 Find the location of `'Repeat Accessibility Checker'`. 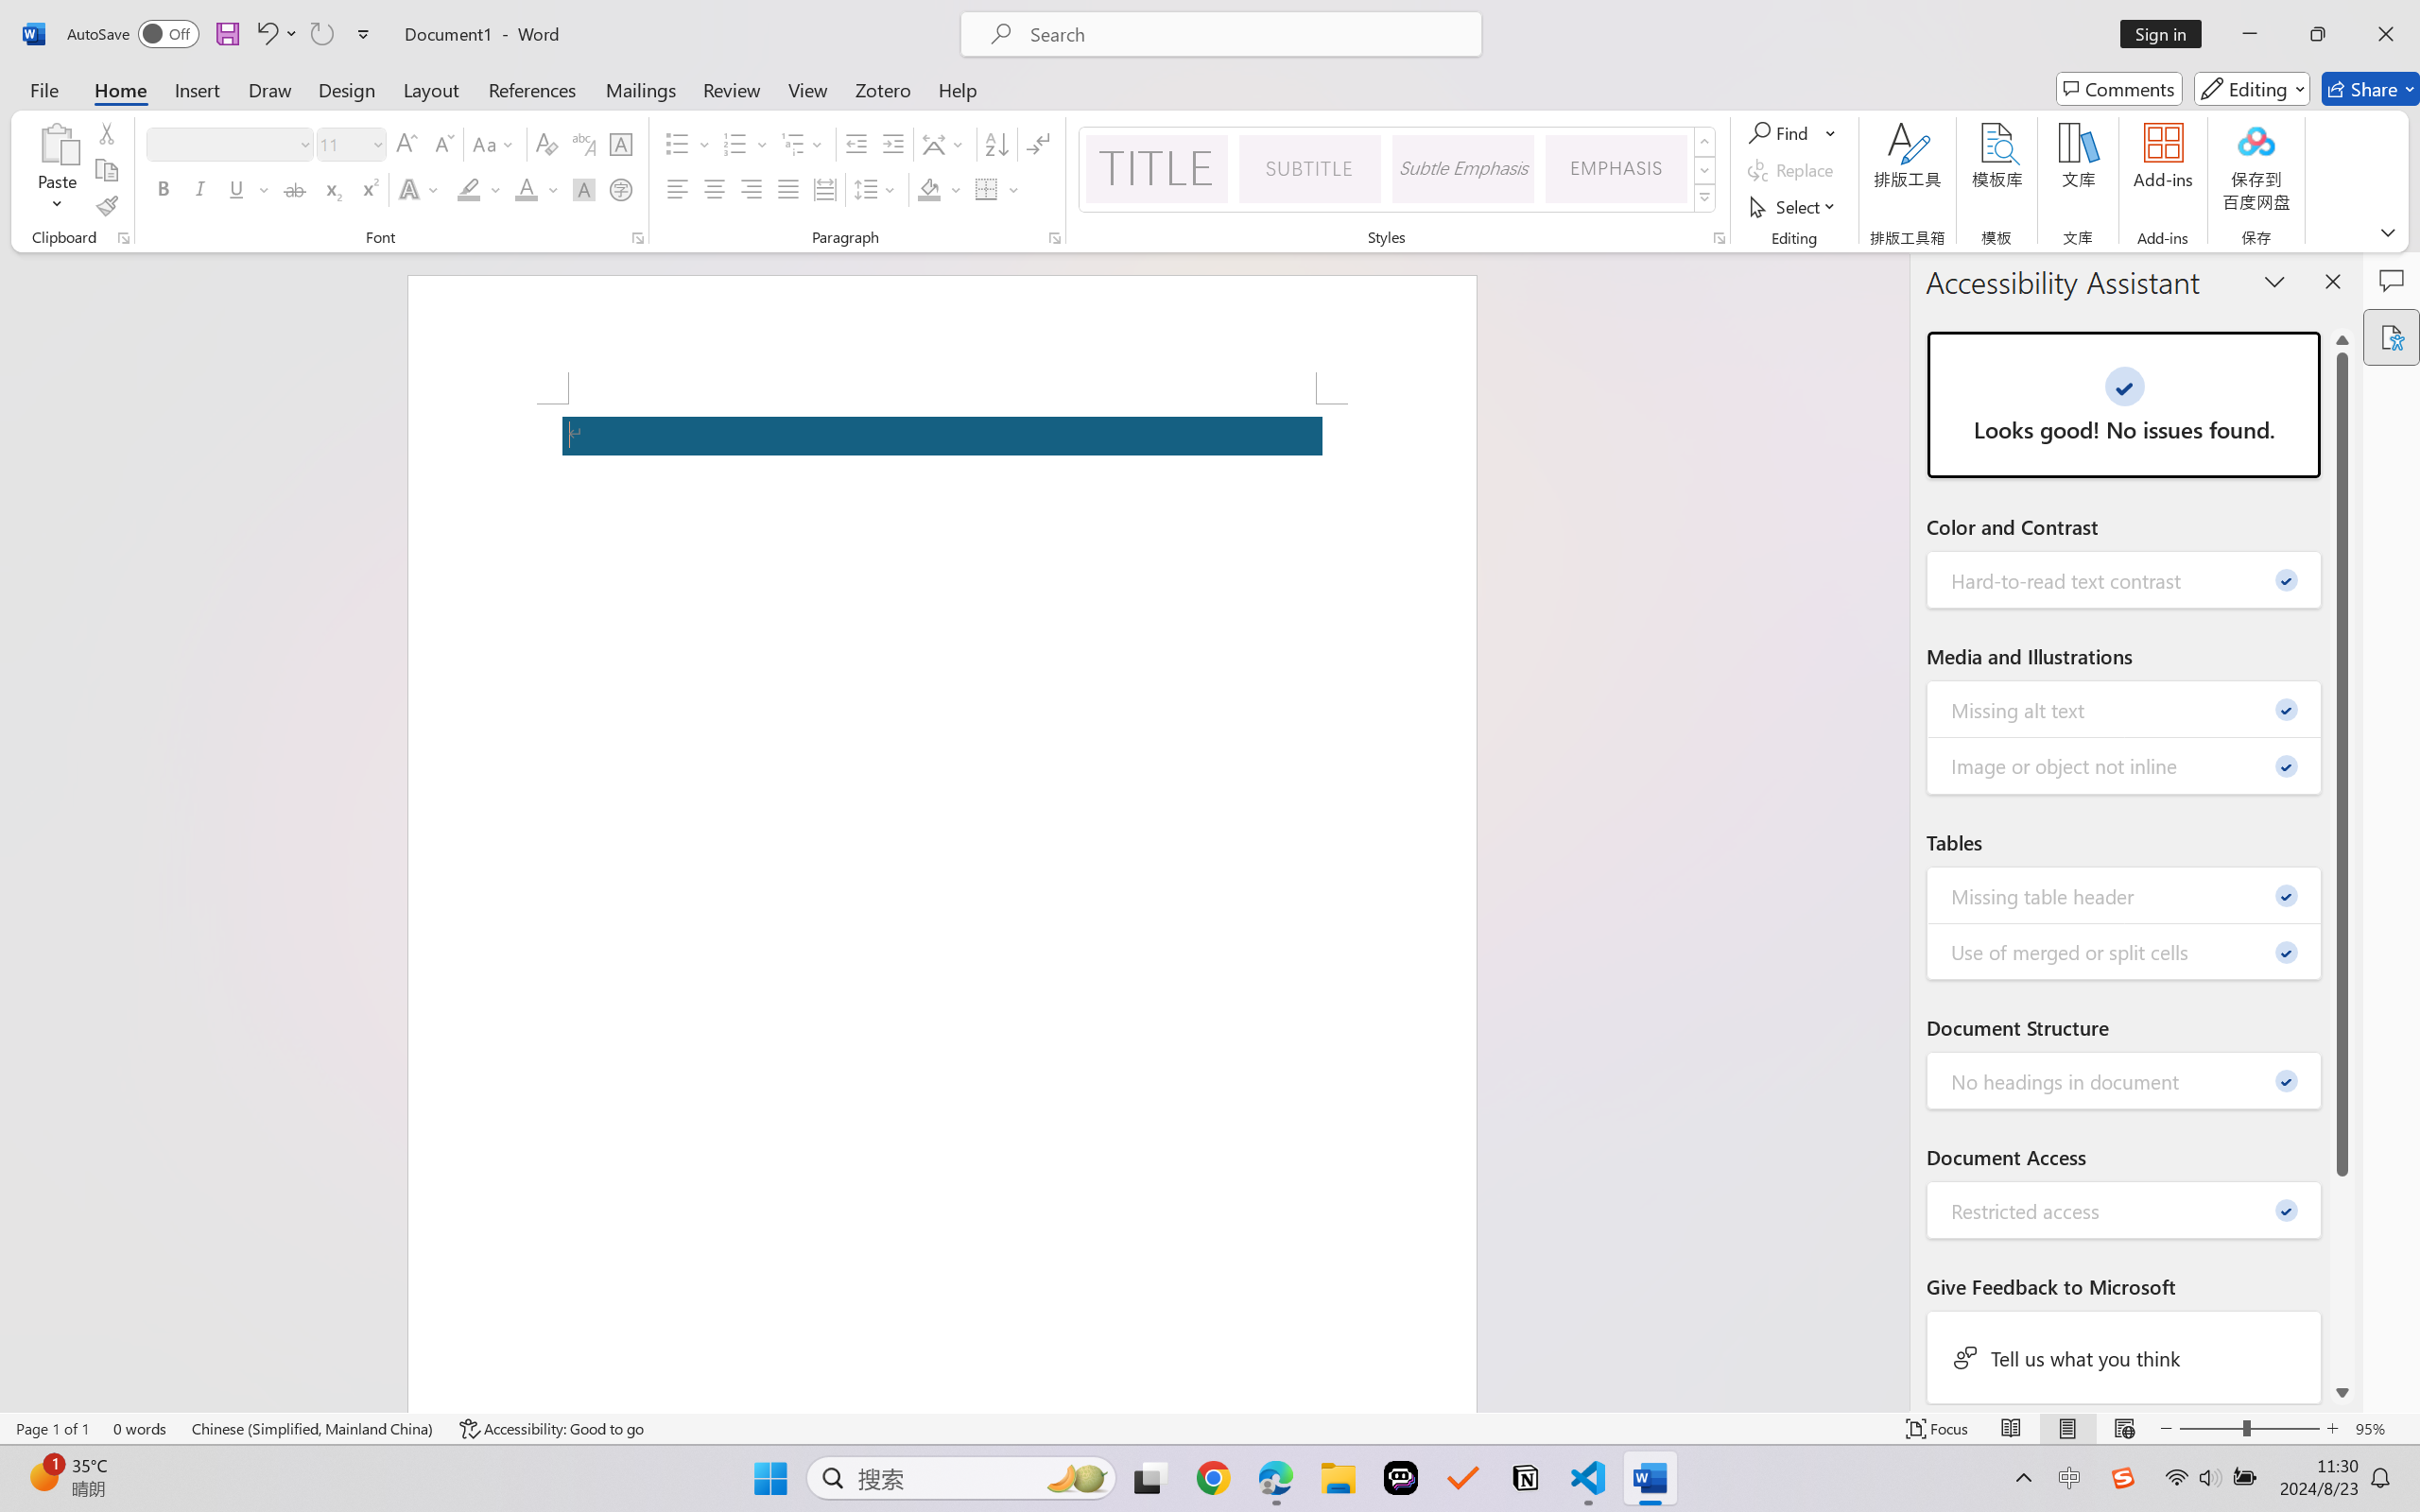

'Repeat Accessibility Checker' is located at coordinates (320, 33).